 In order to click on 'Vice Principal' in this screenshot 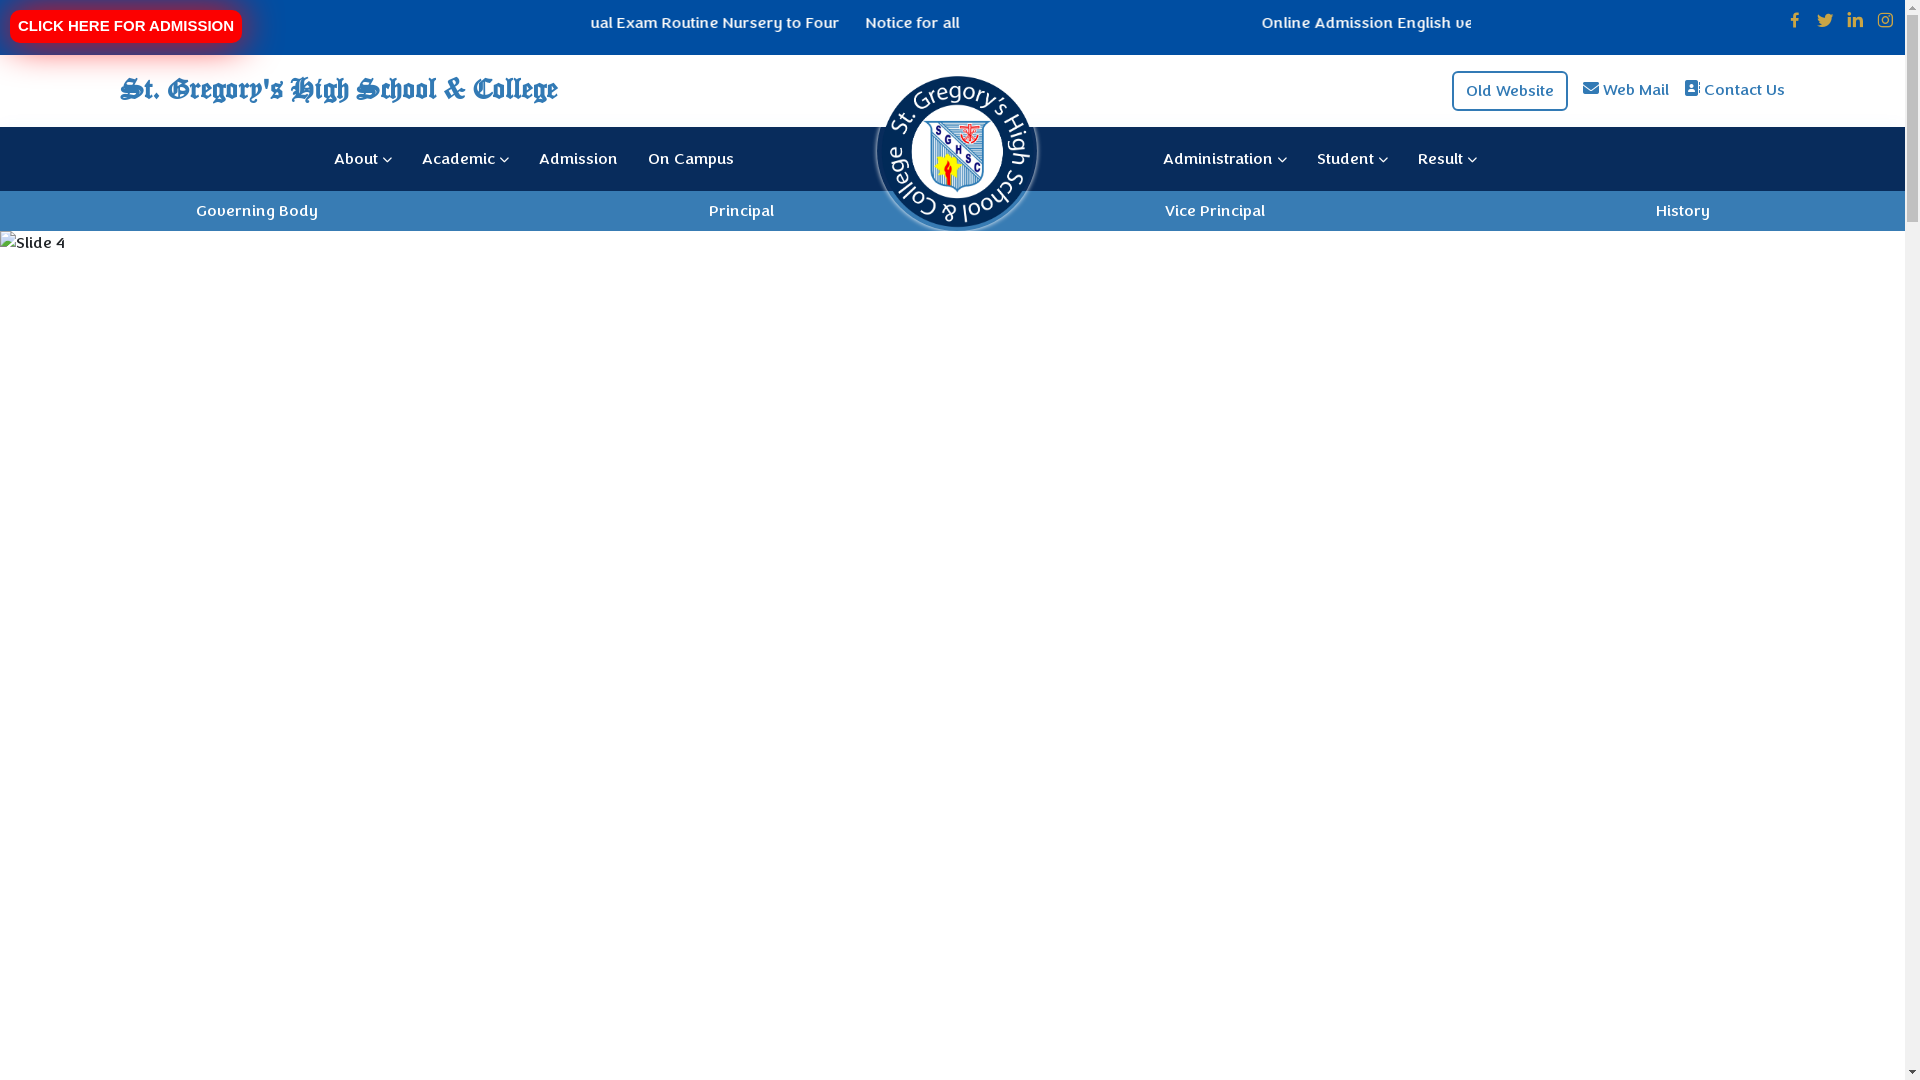, I will do `click(1213, 209)`.